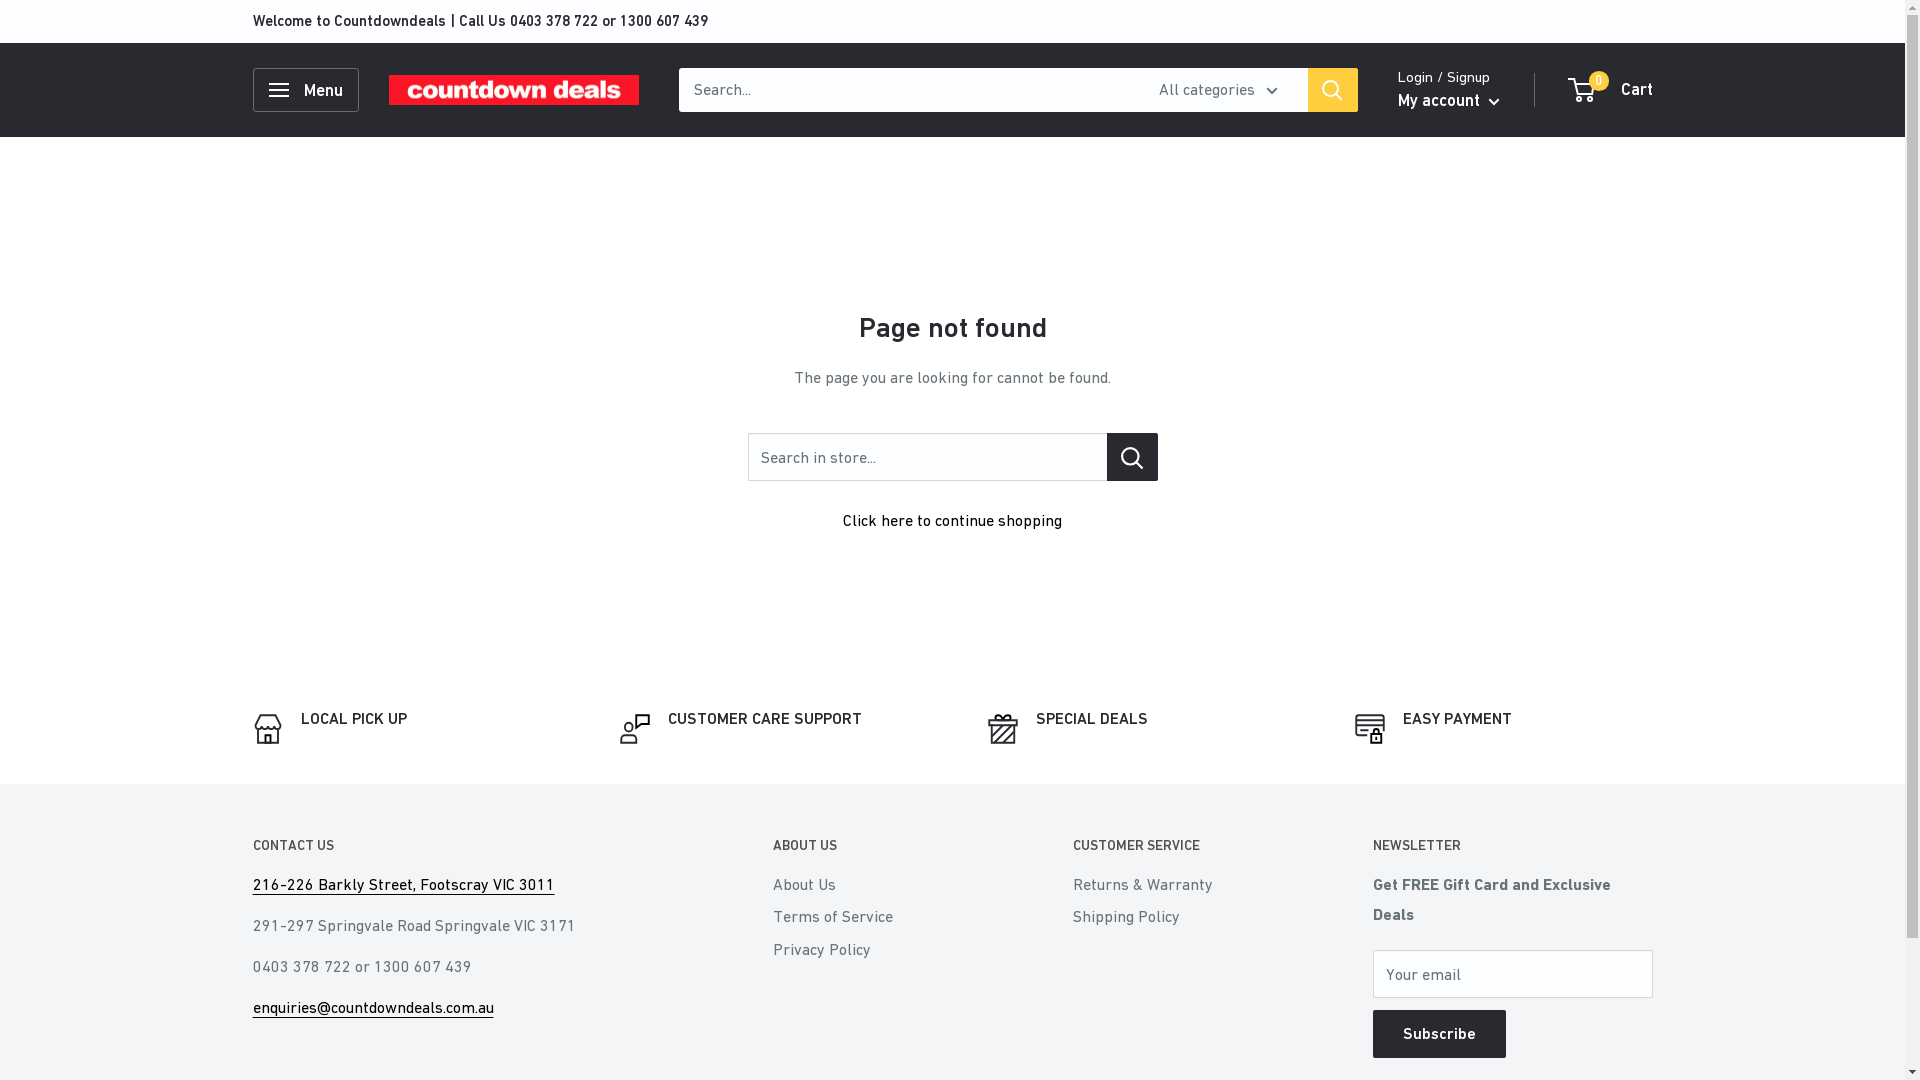 The width and height of the screenshot is (1920, 1080). What do you see at coordinates (1449, 100) in the screenshot?
I see `'My account'` at bounding box center [1449, 100].